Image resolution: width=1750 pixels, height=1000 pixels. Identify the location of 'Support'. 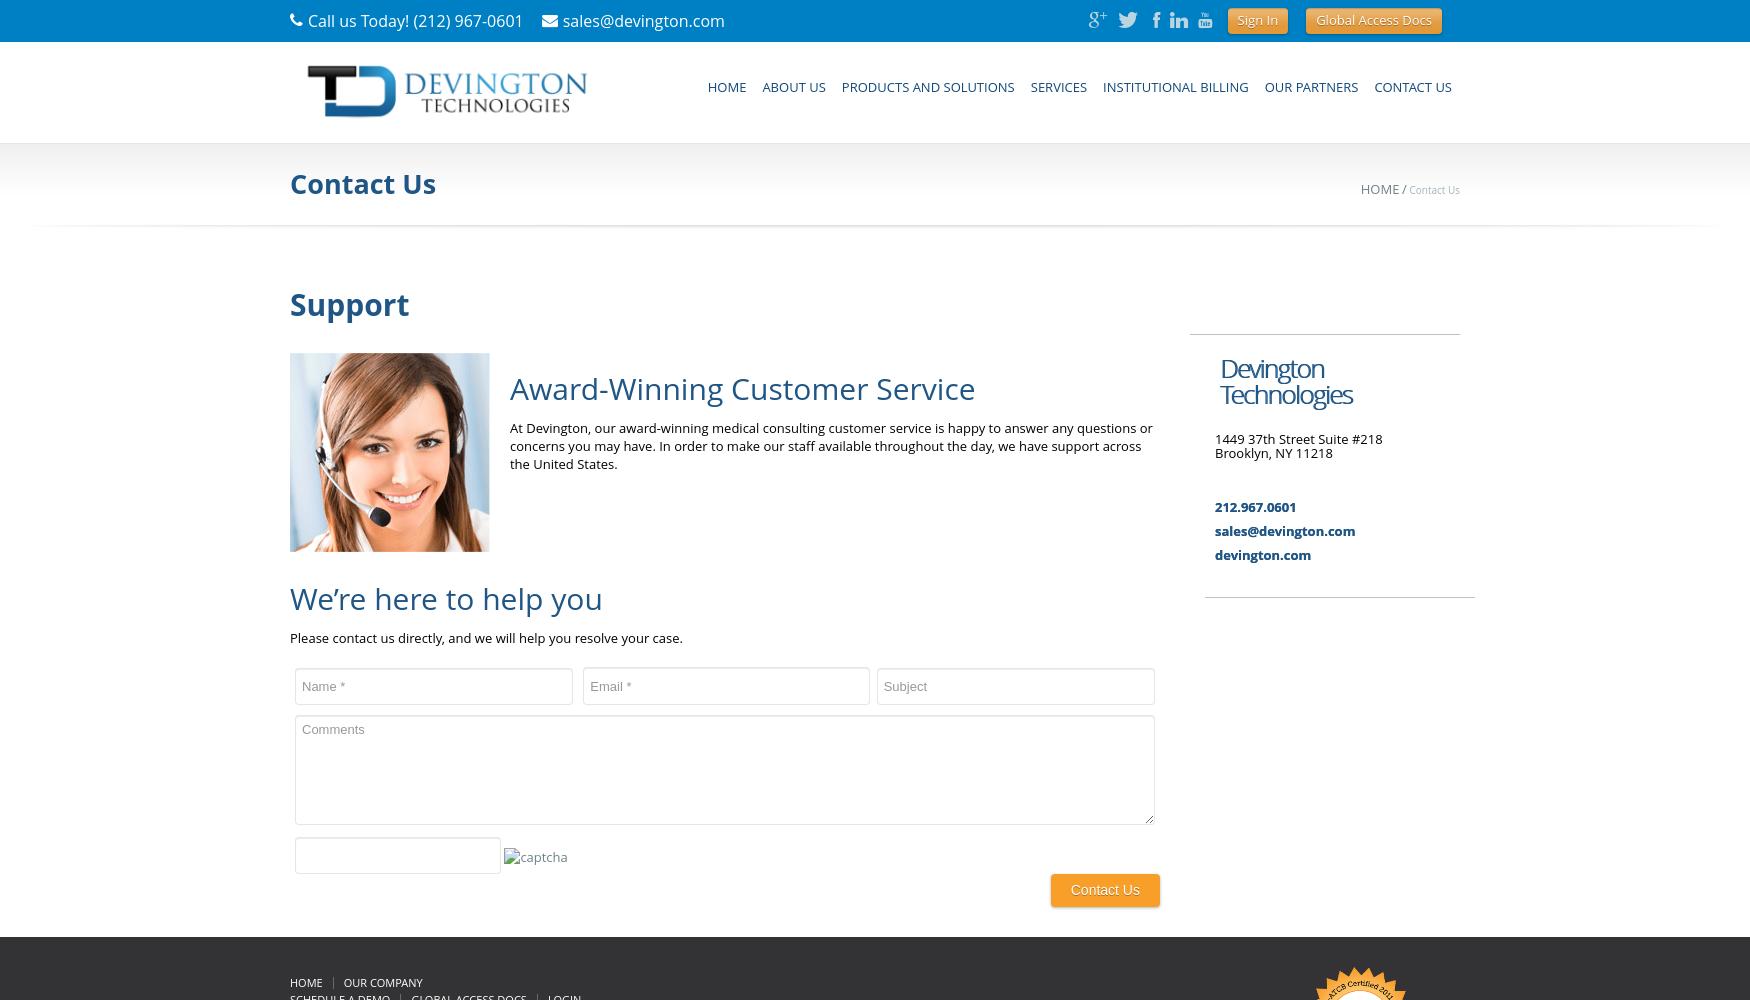
(349, 304).